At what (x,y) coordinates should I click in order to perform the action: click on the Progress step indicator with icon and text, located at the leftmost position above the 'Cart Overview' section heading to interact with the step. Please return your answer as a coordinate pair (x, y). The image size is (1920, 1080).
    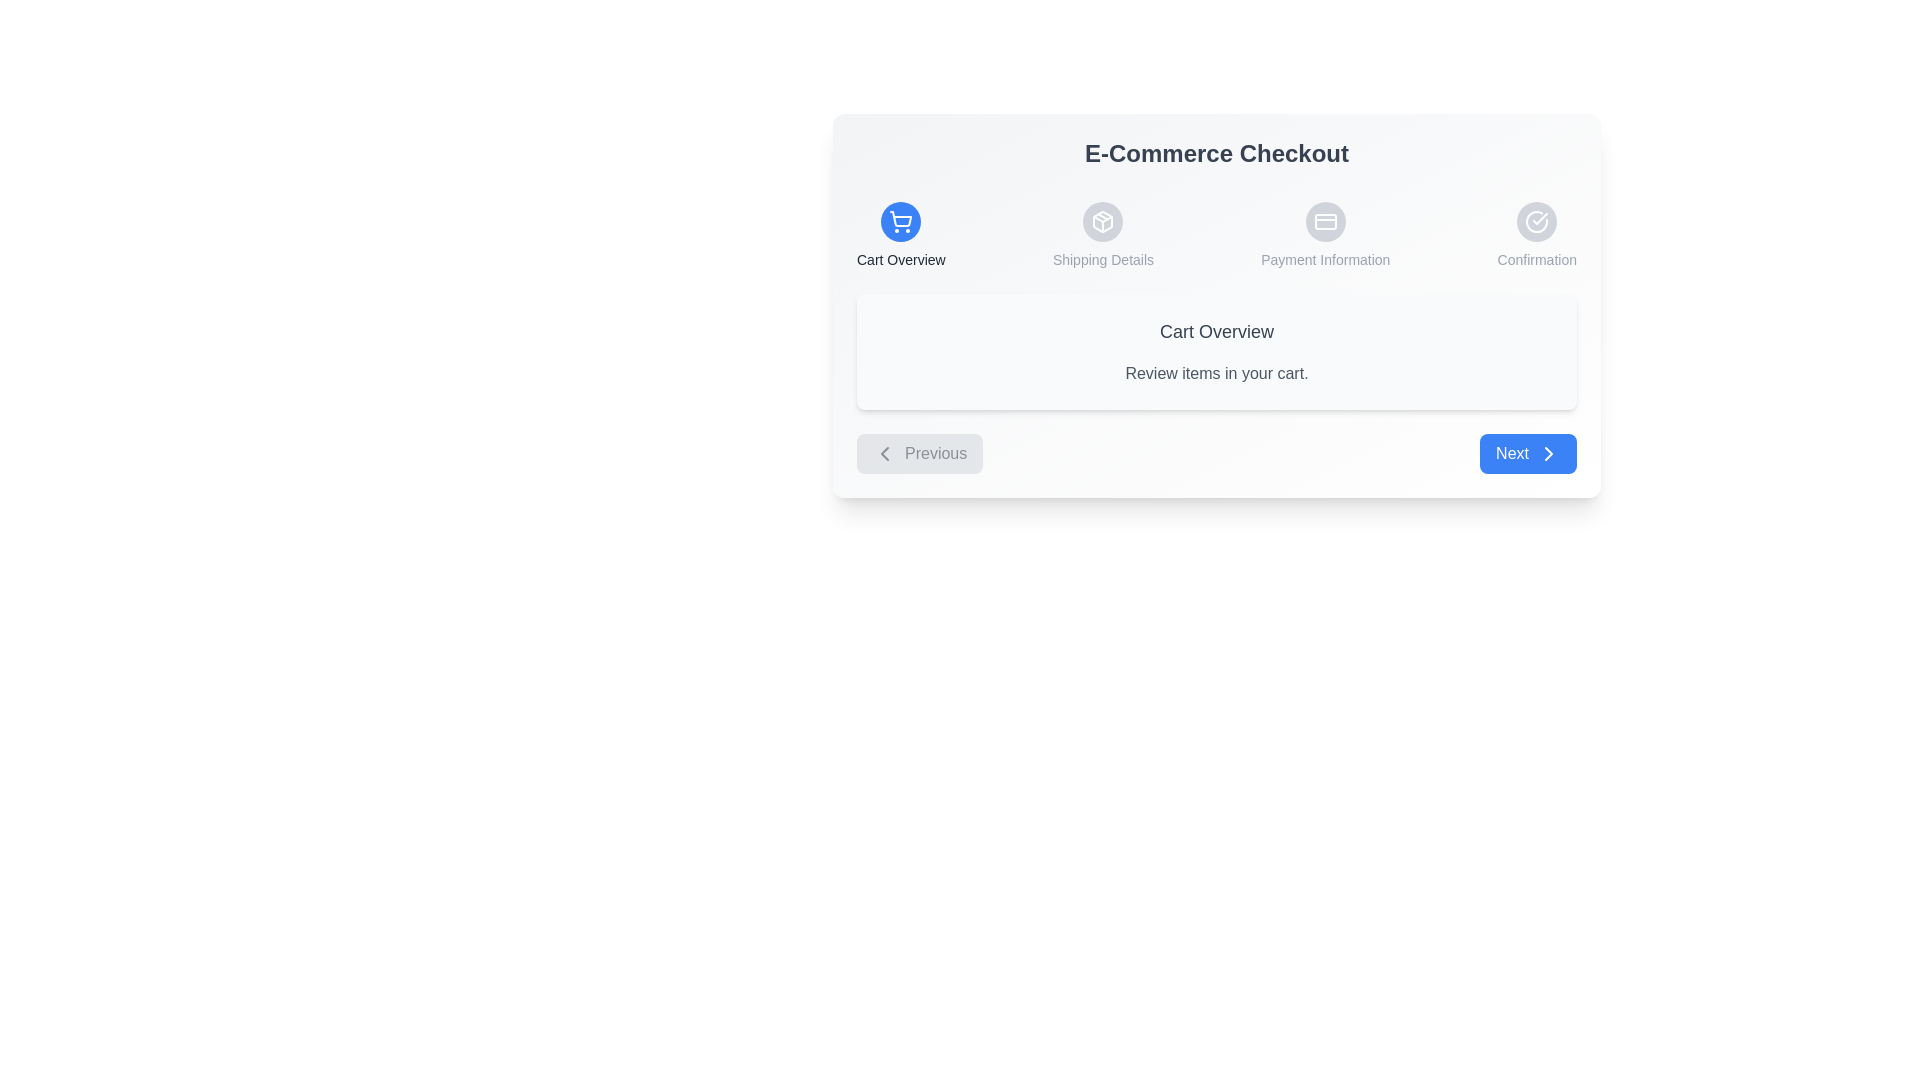
    Looking at the image, I should click on (900, 234).